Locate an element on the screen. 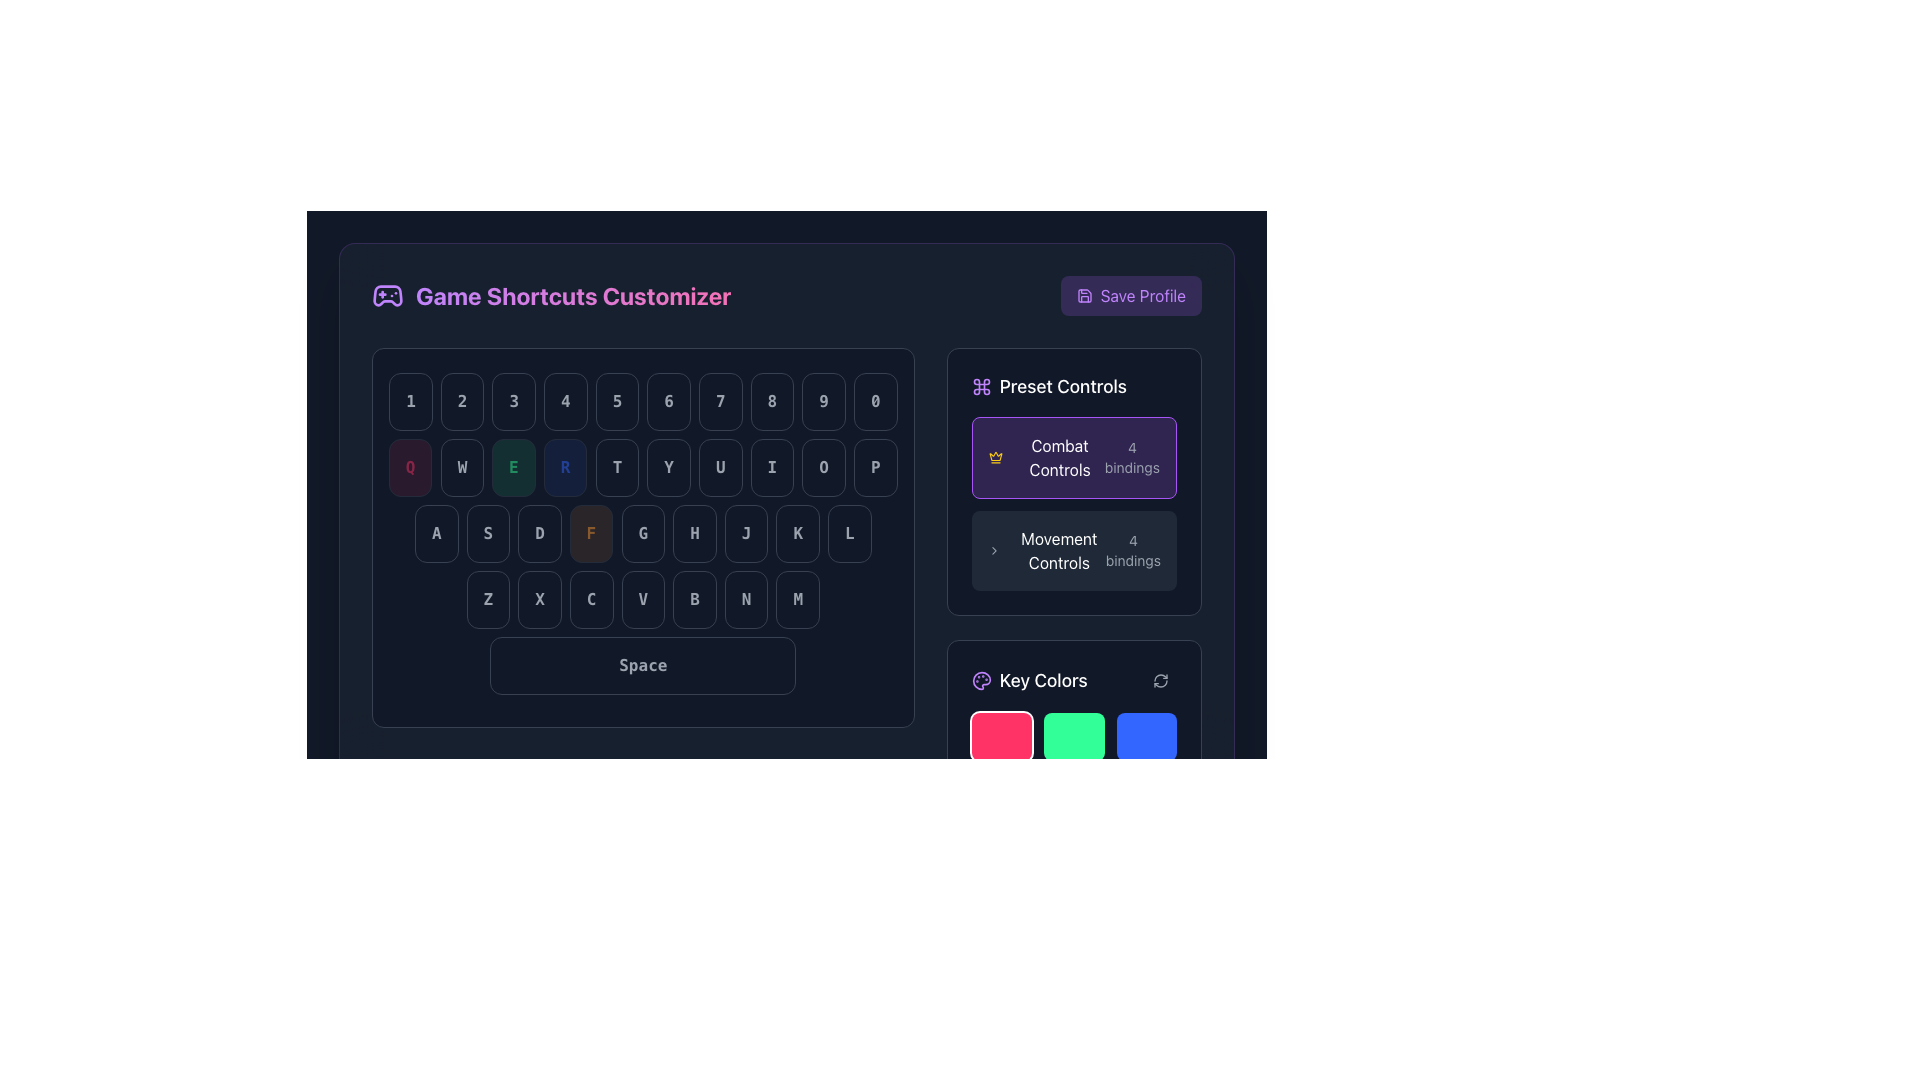  the 'Key Colors' title section, which includes a purple palette icon on the left and a gray refresh icon on the right is located at coordinates (1073, 680).